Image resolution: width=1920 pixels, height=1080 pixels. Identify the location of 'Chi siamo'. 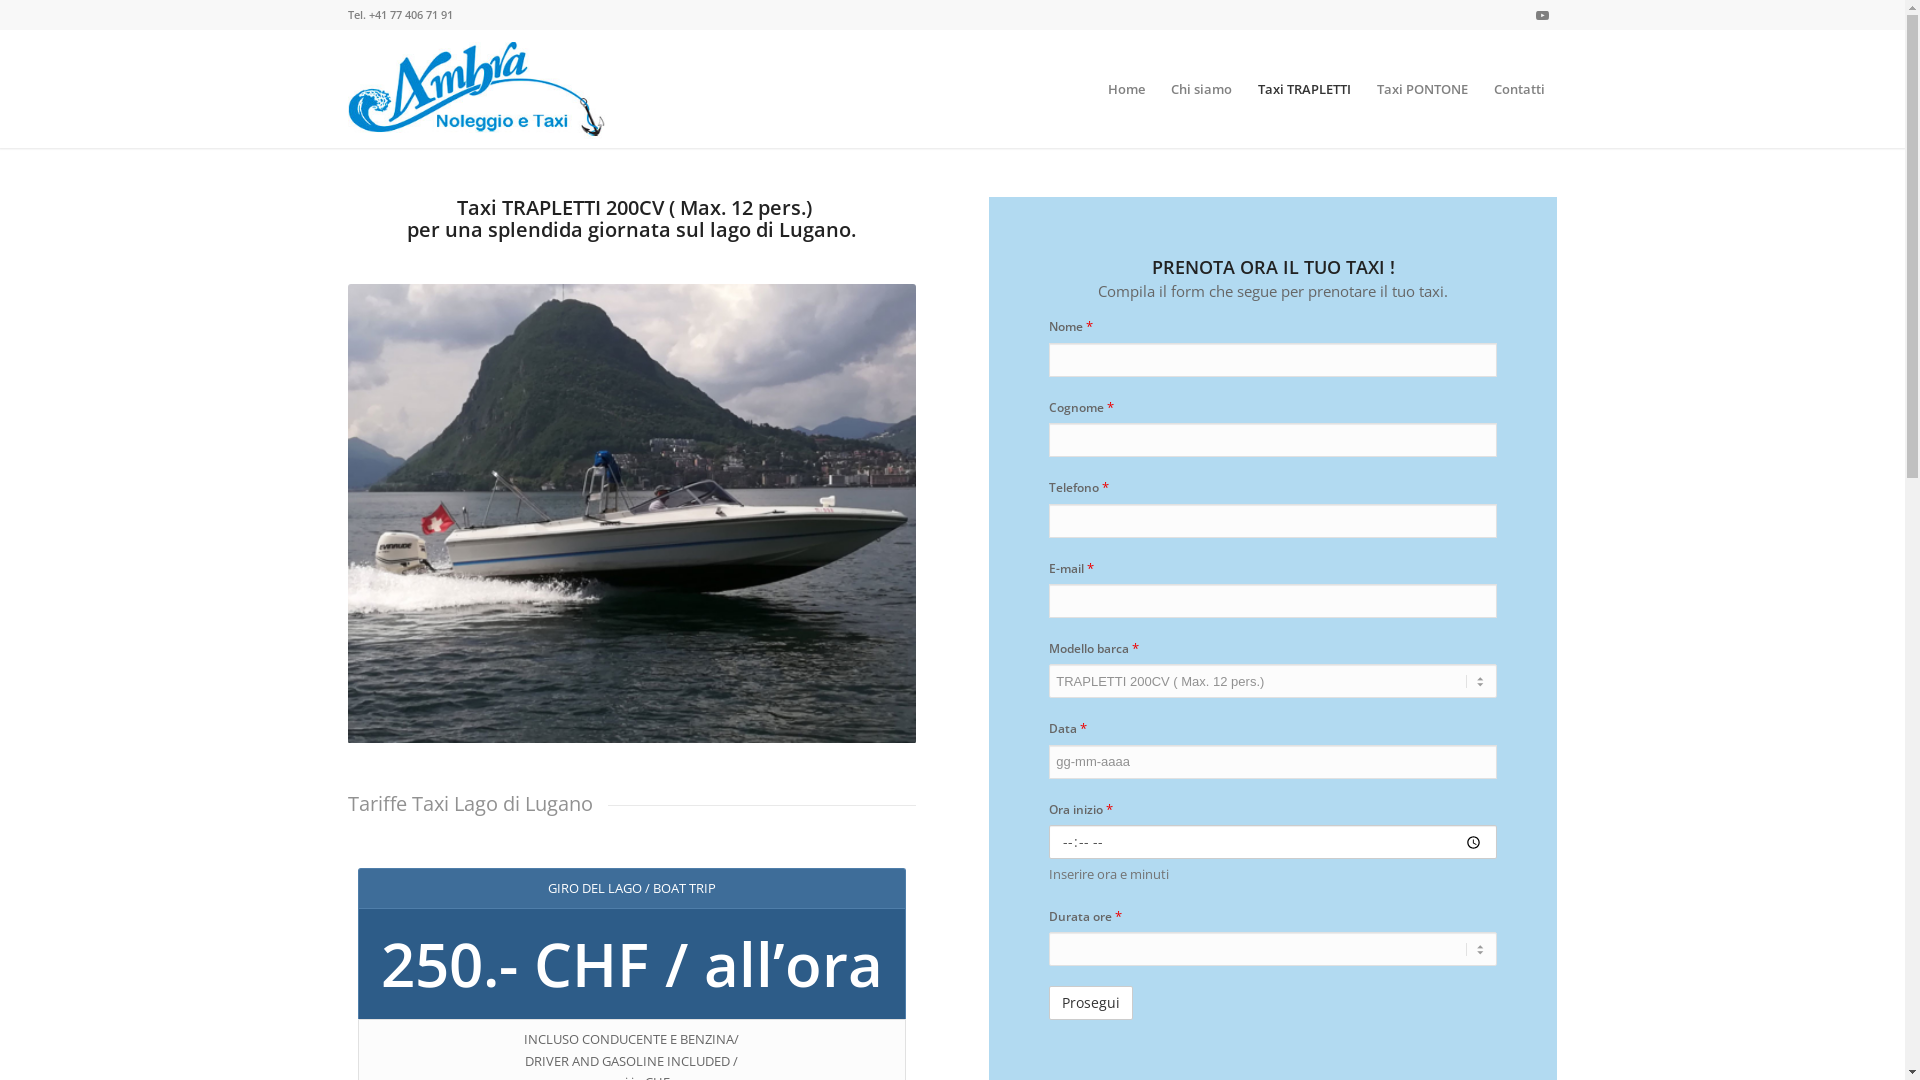
(1200, 87).